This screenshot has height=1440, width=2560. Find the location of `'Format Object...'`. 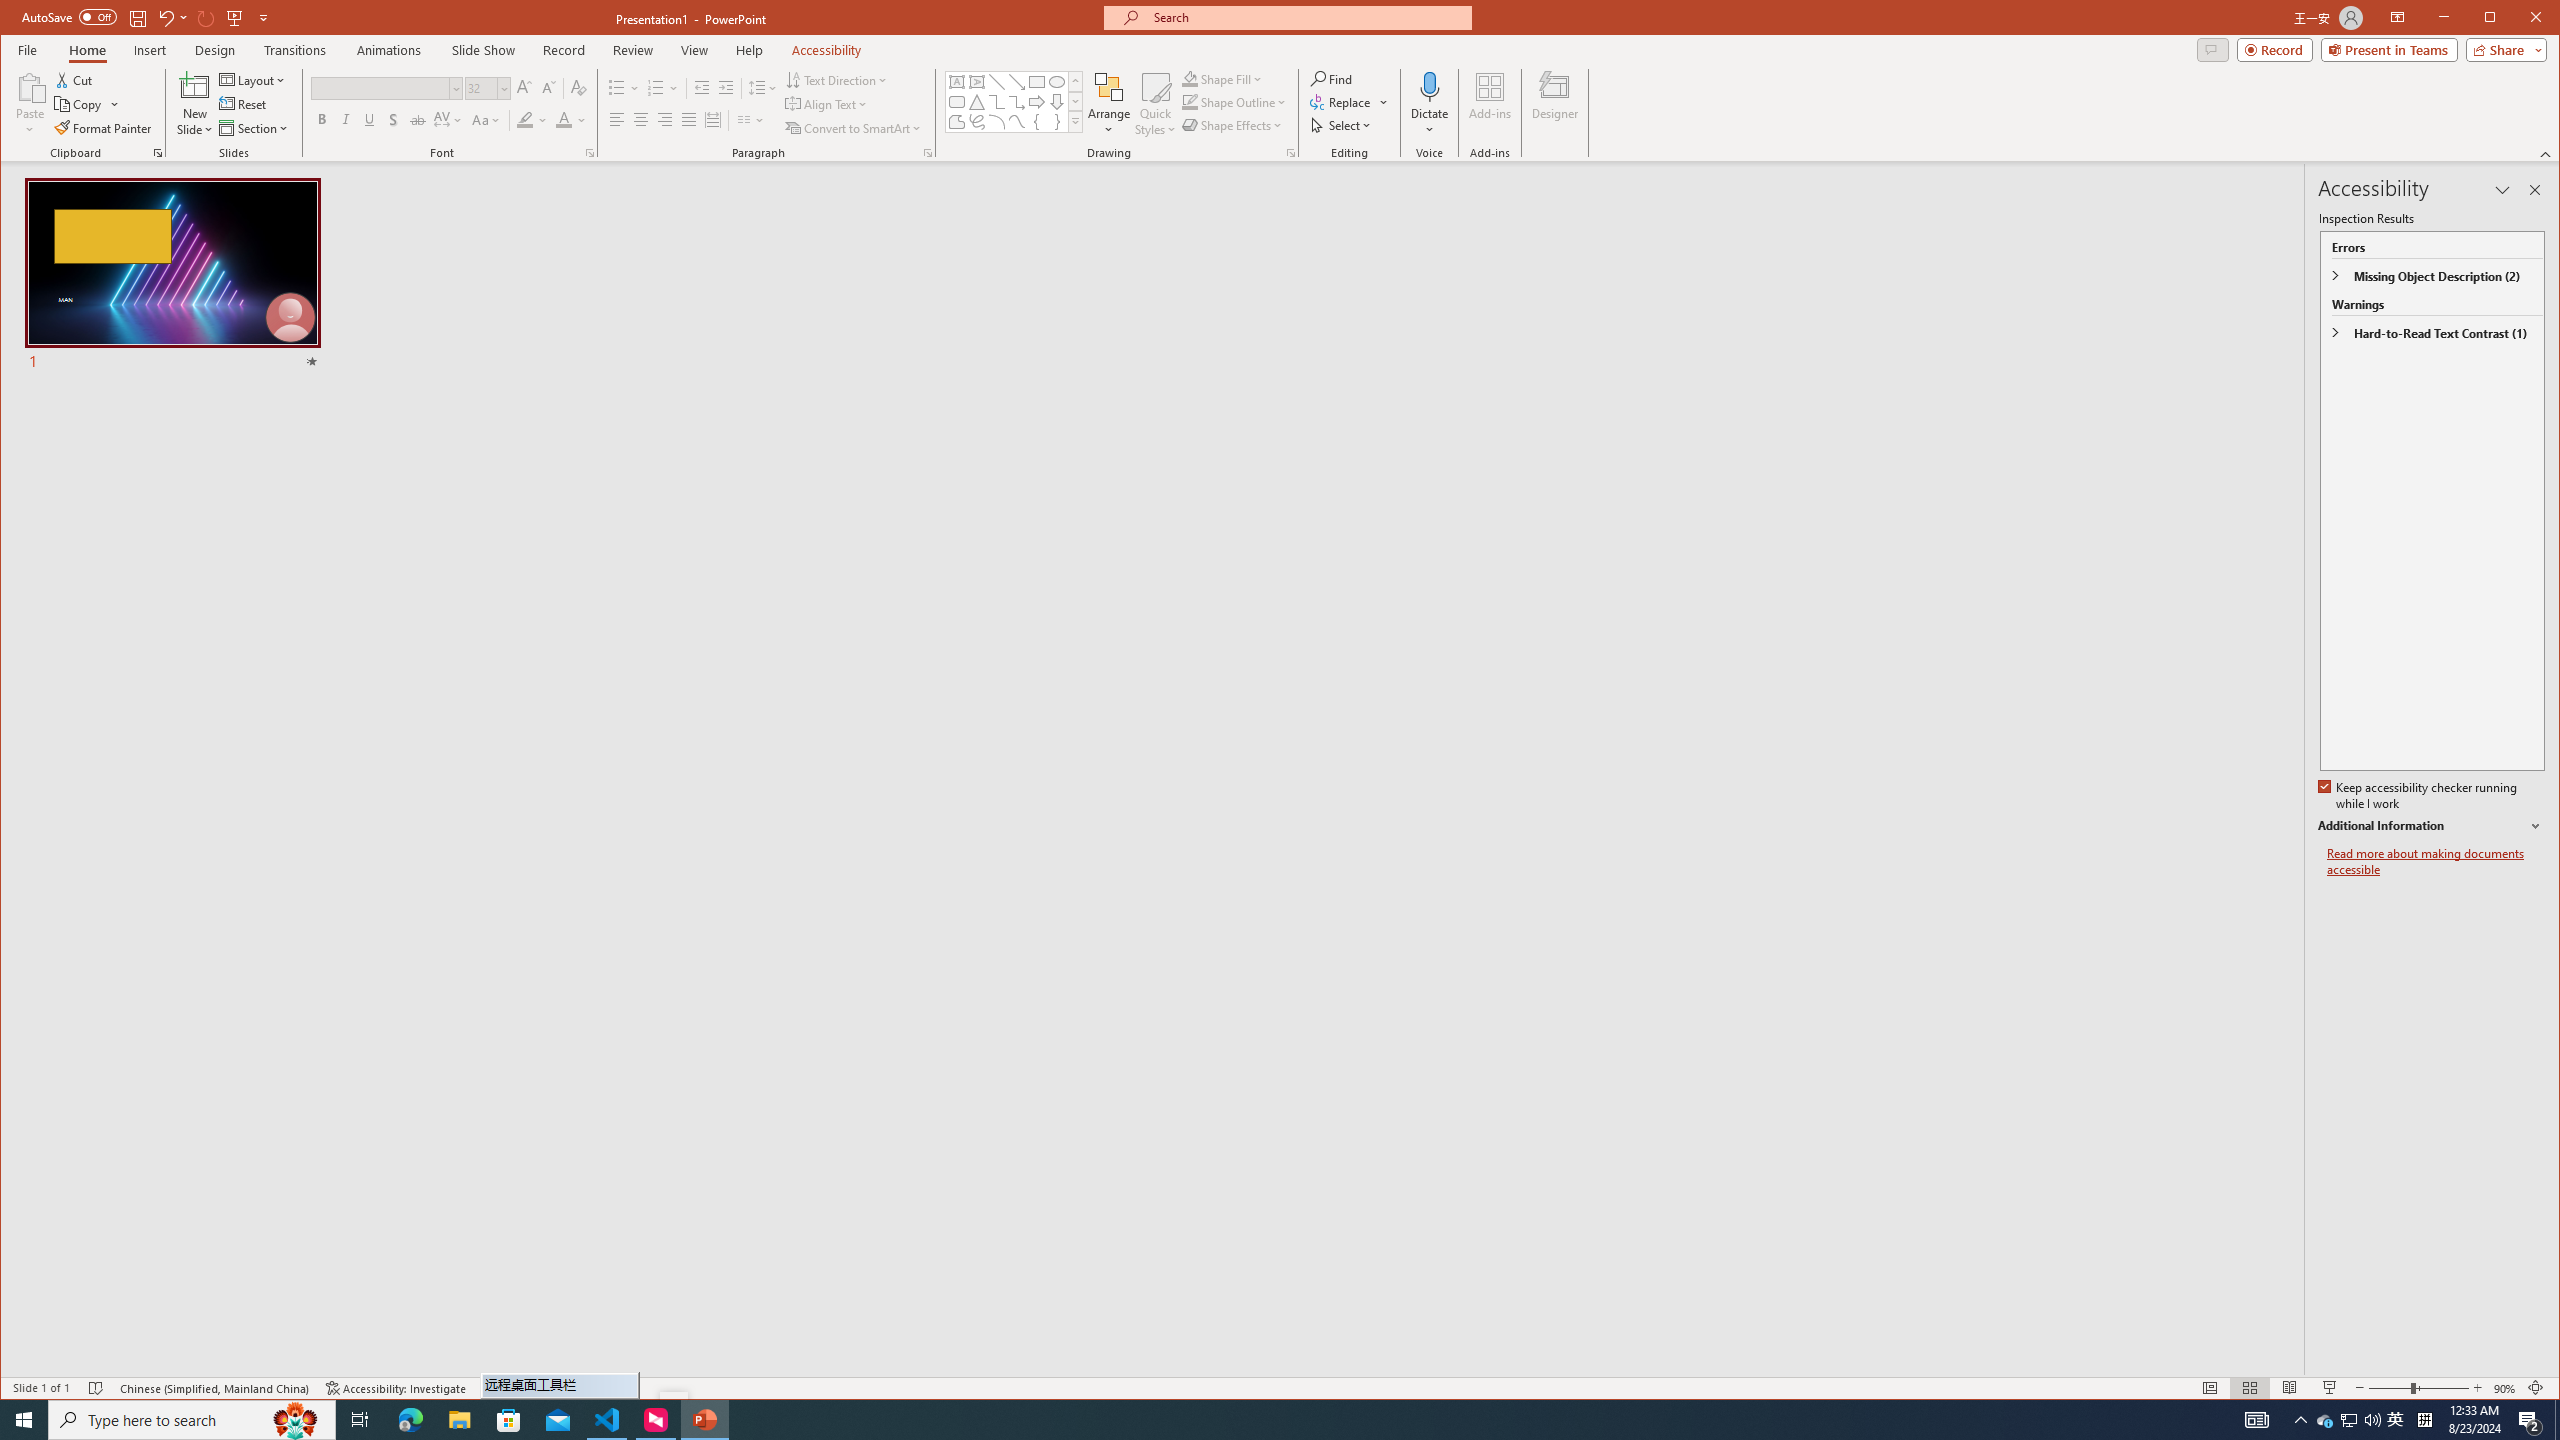

'Format Object...' is located at coordinates (1289, 153).